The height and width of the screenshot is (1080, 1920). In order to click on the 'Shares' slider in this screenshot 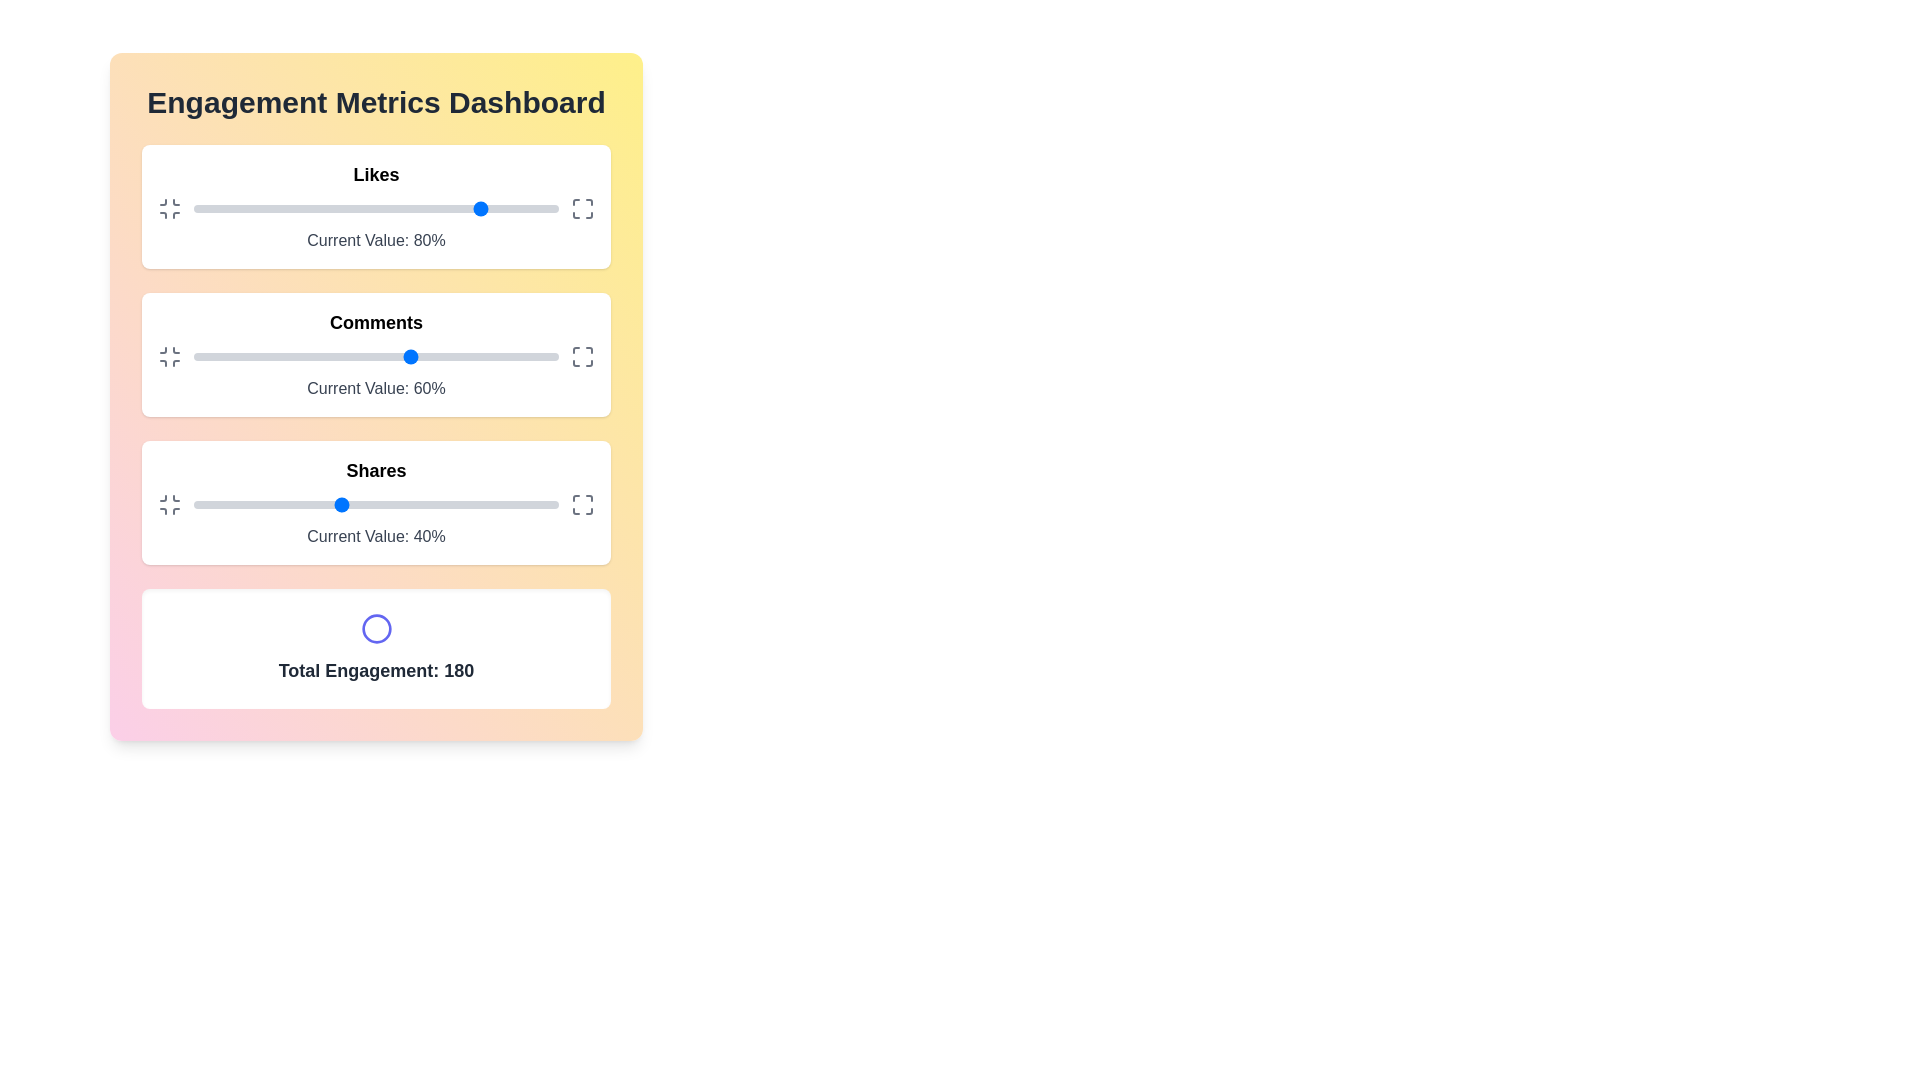, I will do `click(507, 504)`.